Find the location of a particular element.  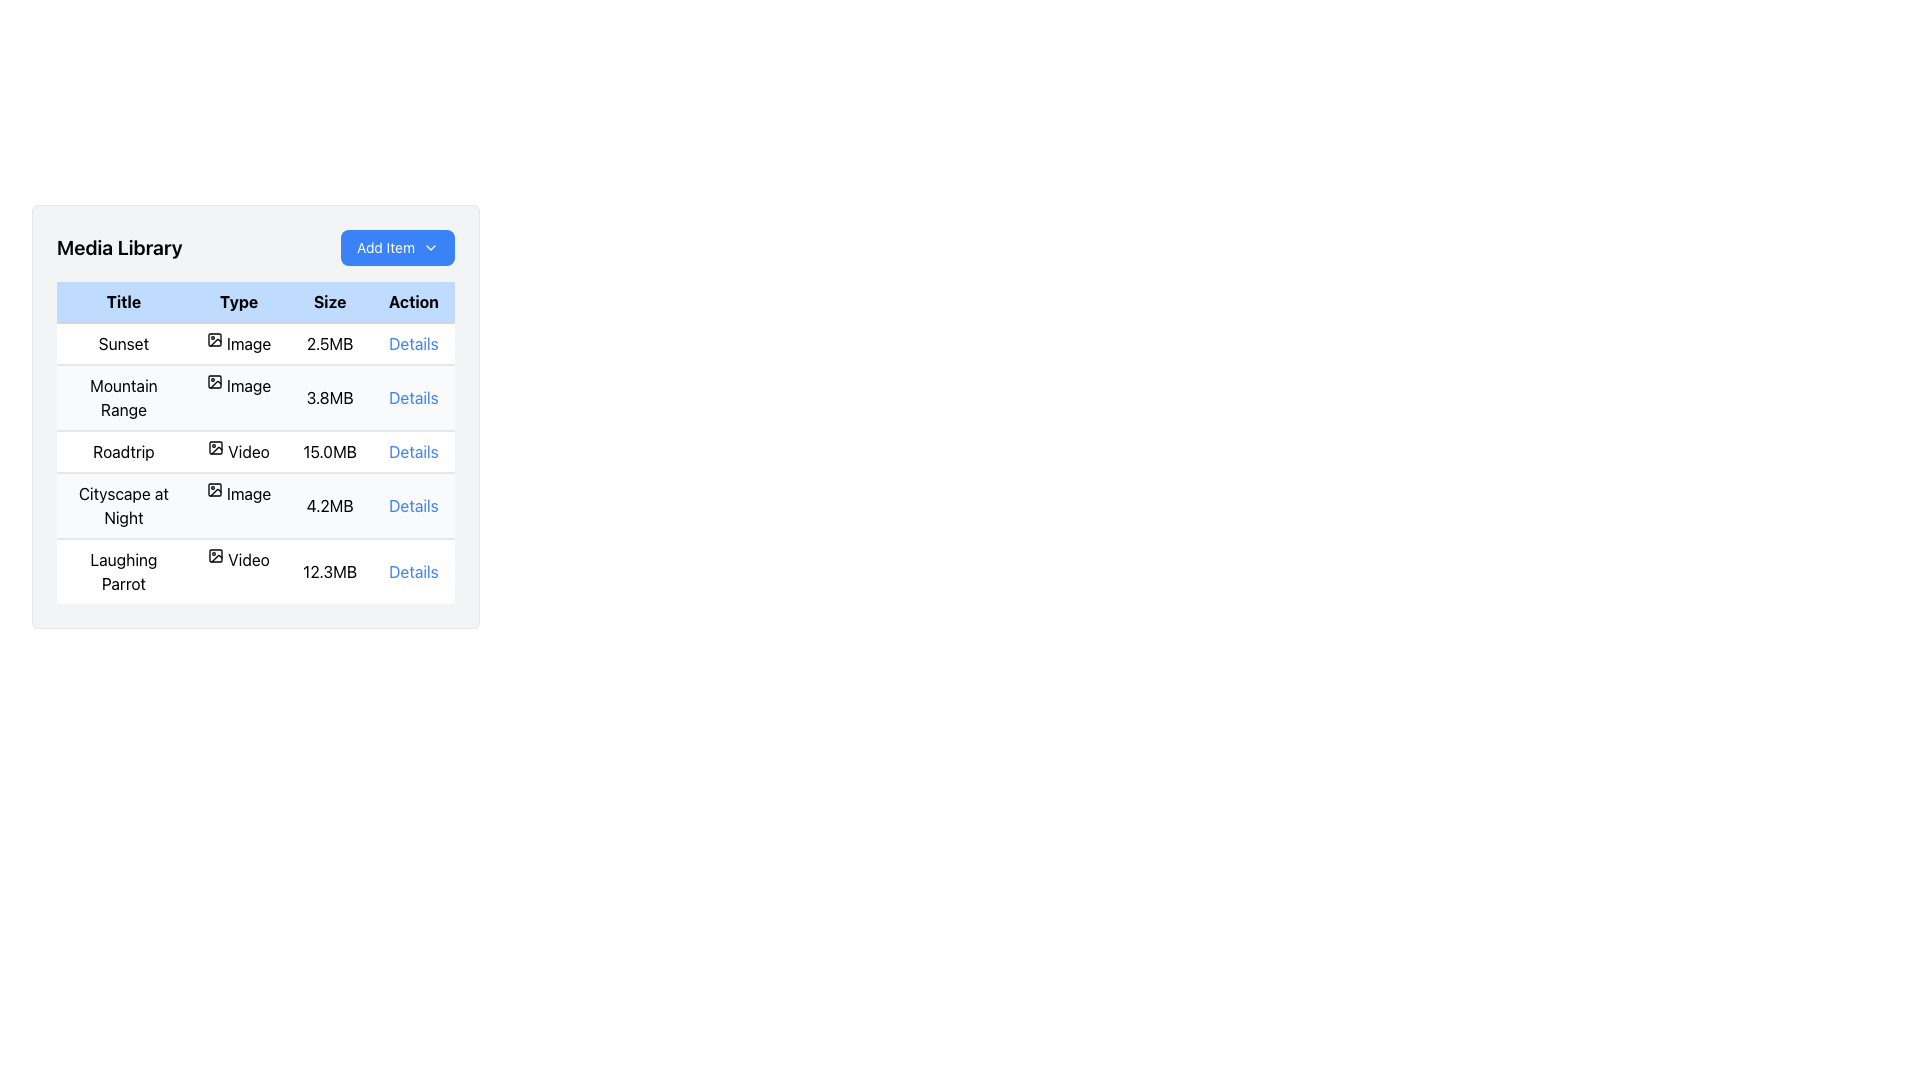

the label with an embedded icon indicating the media type for 'Mountain Range' located in the second row of the media library table under the 'Type' column is located at coordinates (239, 385).